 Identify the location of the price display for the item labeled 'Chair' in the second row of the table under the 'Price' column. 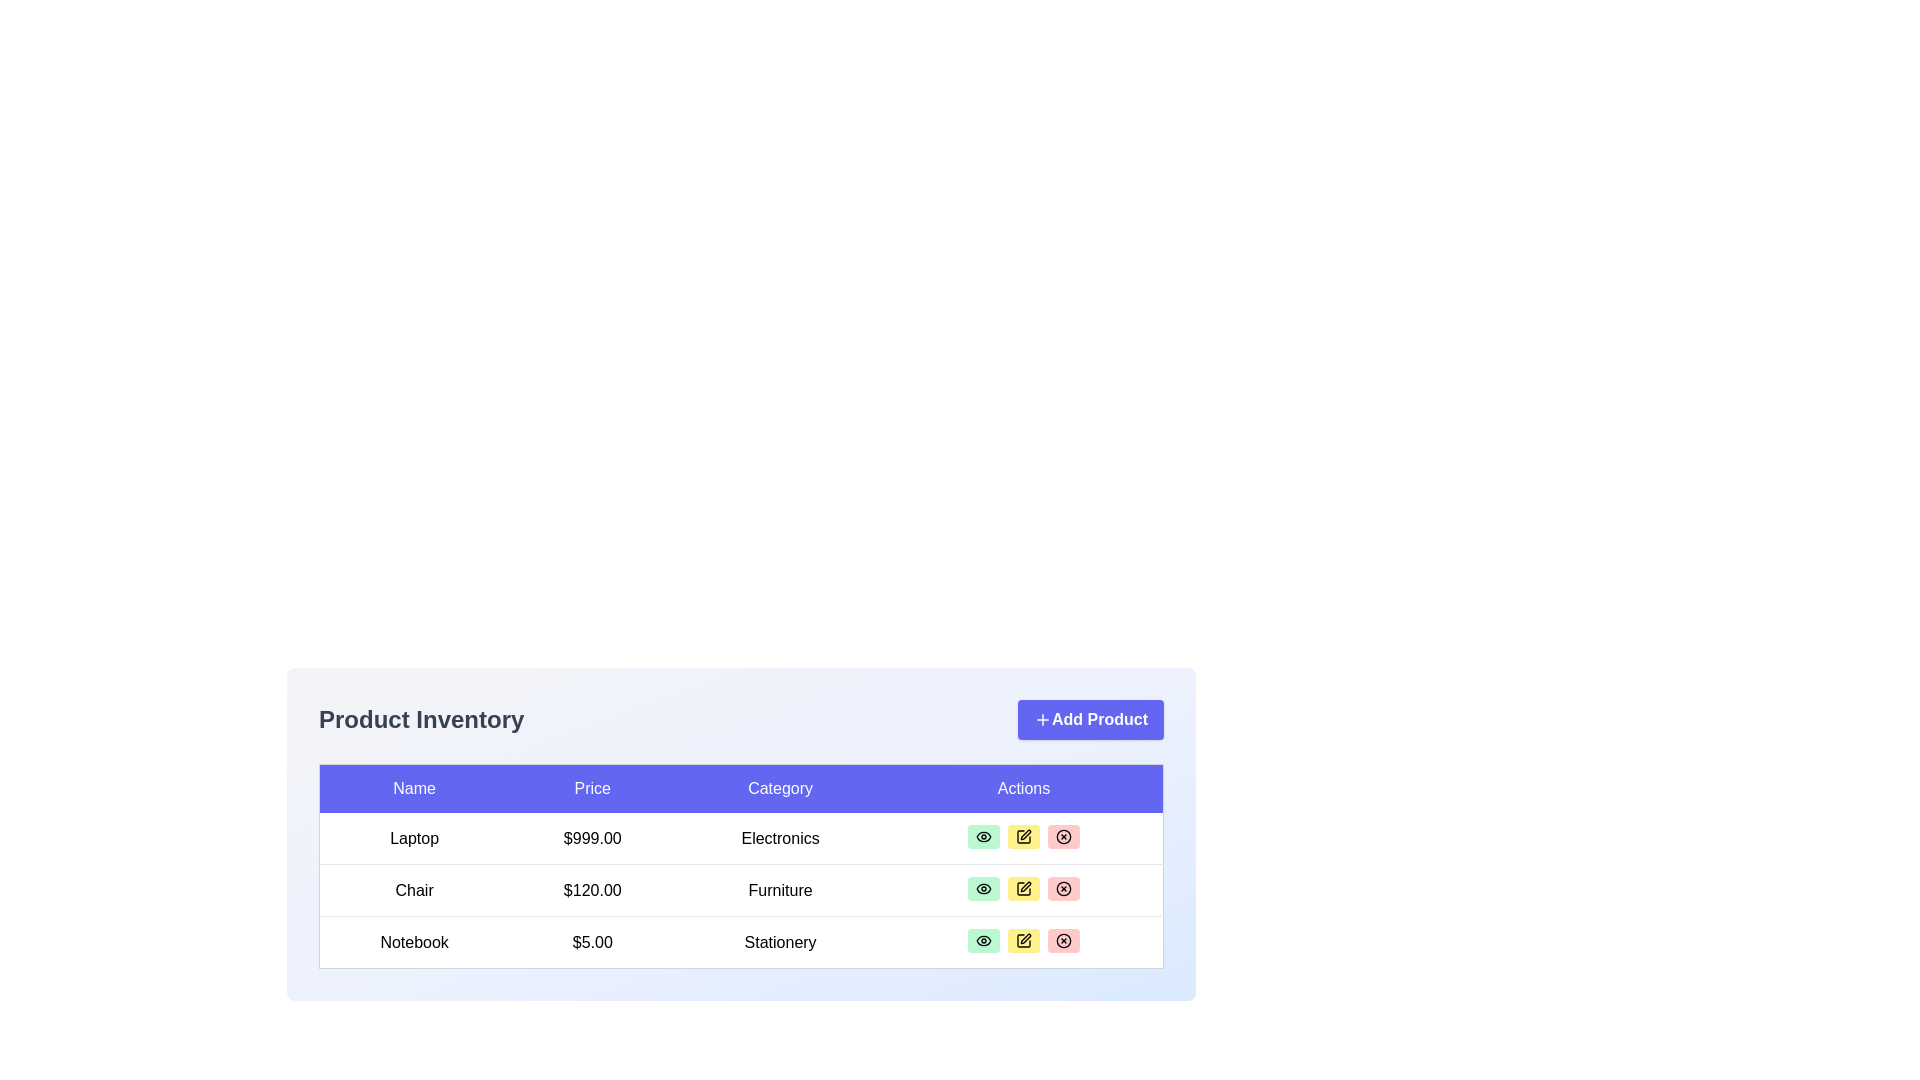
(591, 889).